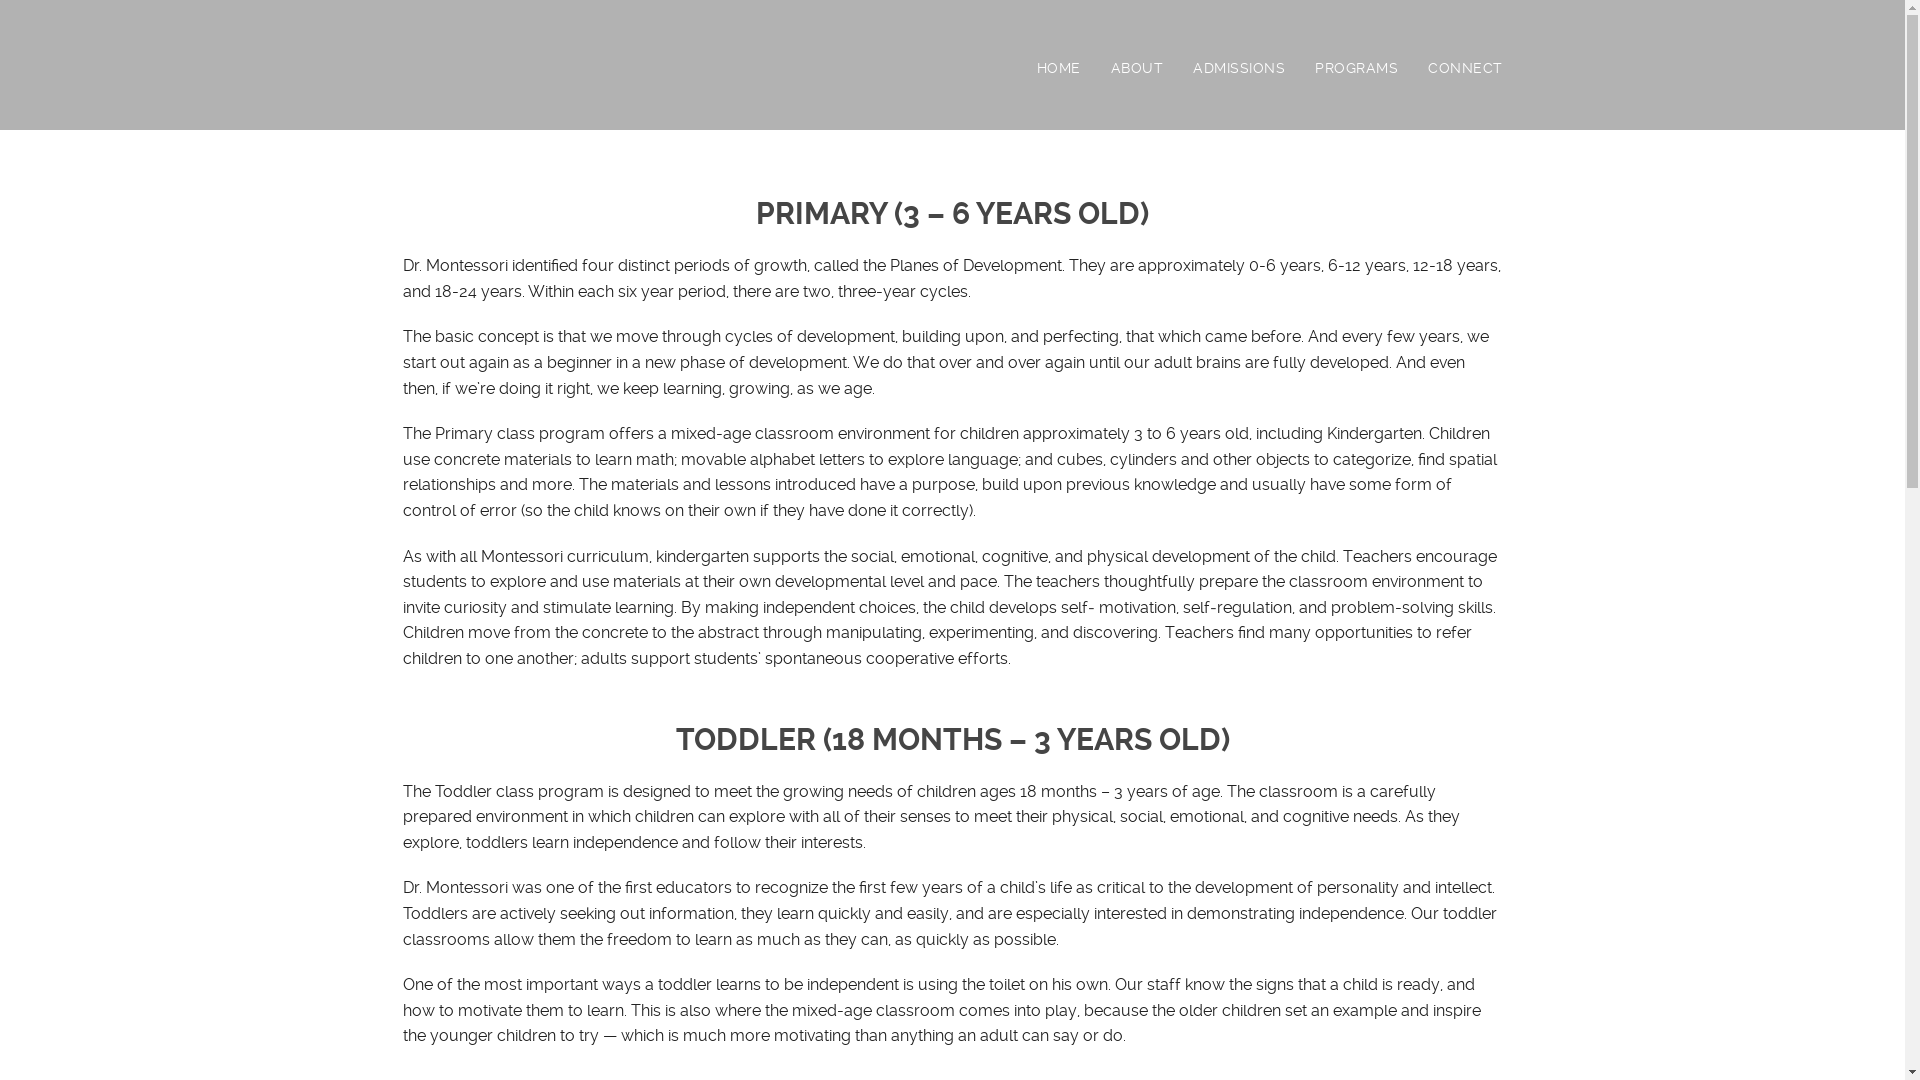  What do you see at coordinates (1465, 67) in the screenshot?
I see `'CONNECT'` at bounding box center [1465, 67].